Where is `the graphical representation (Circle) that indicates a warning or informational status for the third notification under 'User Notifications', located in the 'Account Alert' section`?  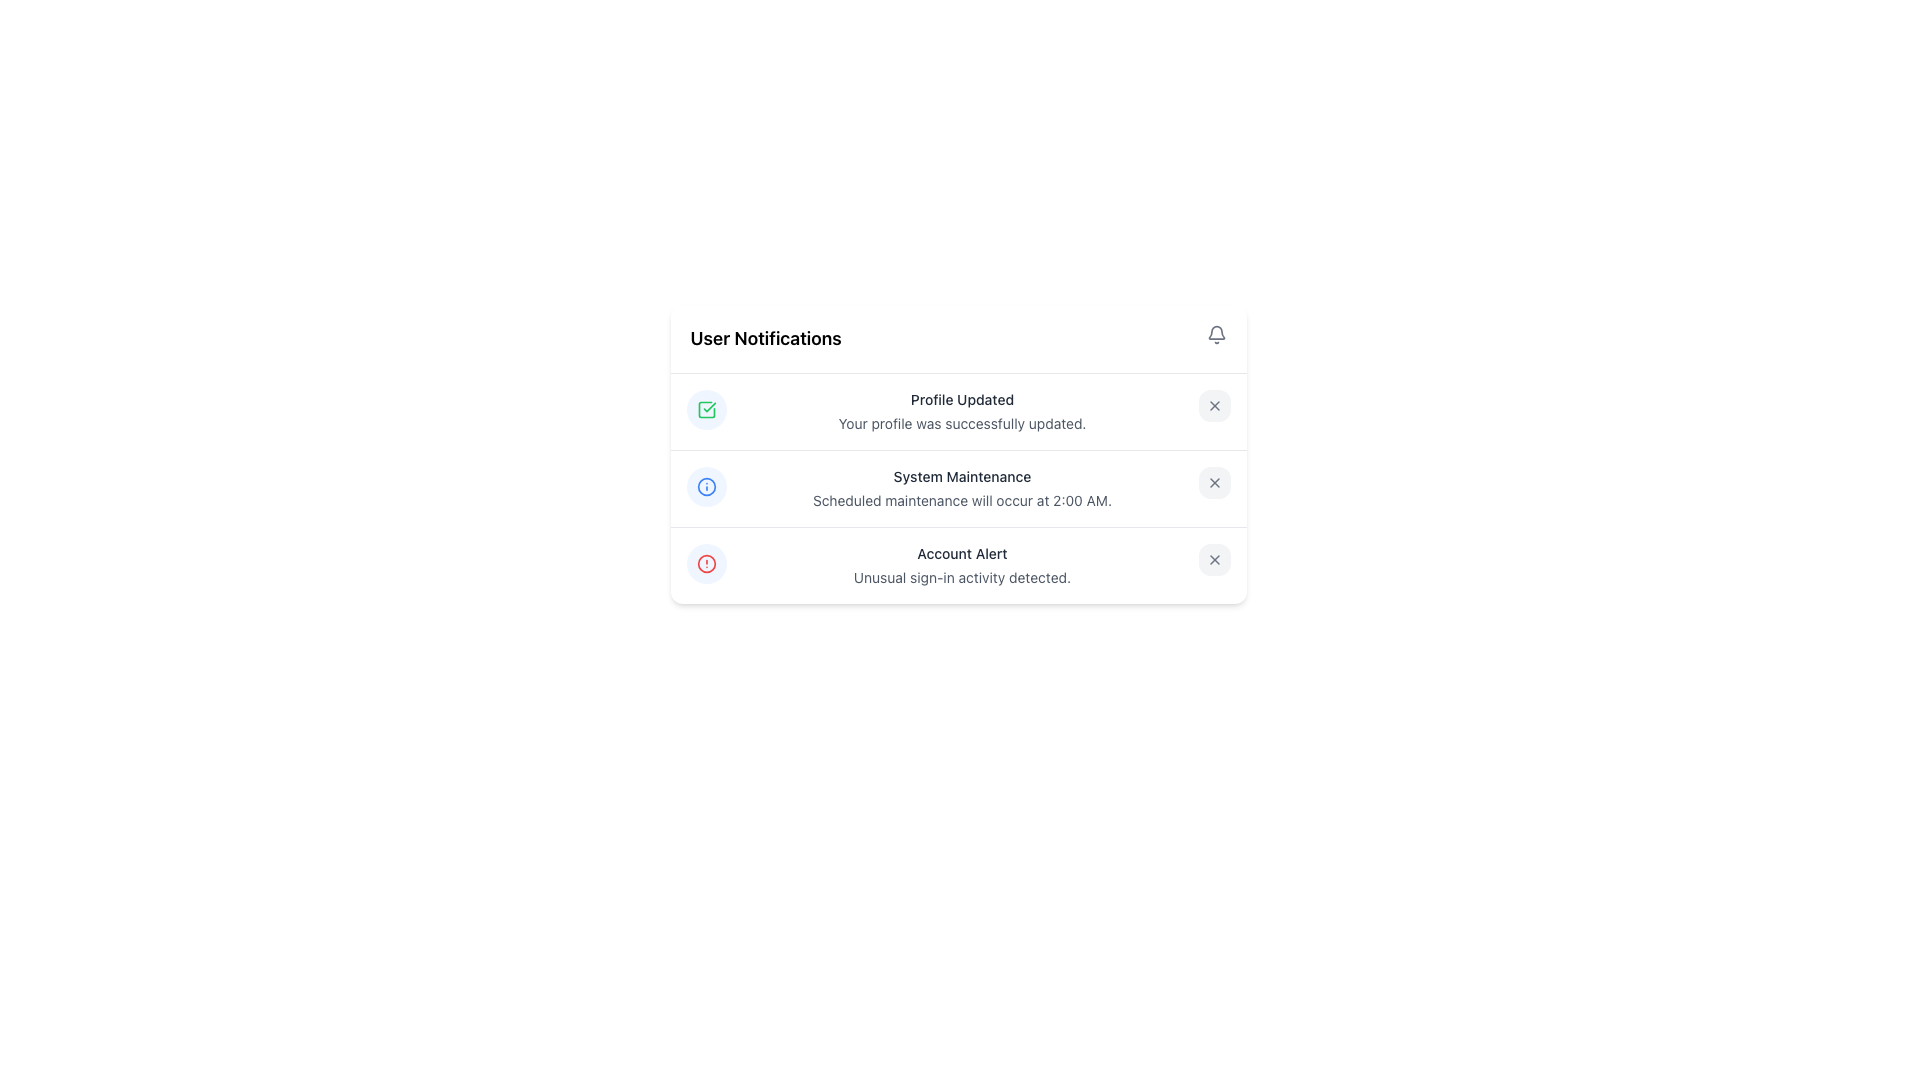
the graphical representation (Circle) that indicates a warning or informational status for the third notification under 'User Notifications', located in the 'Account Alert' section is located at coordinates (706, 486).